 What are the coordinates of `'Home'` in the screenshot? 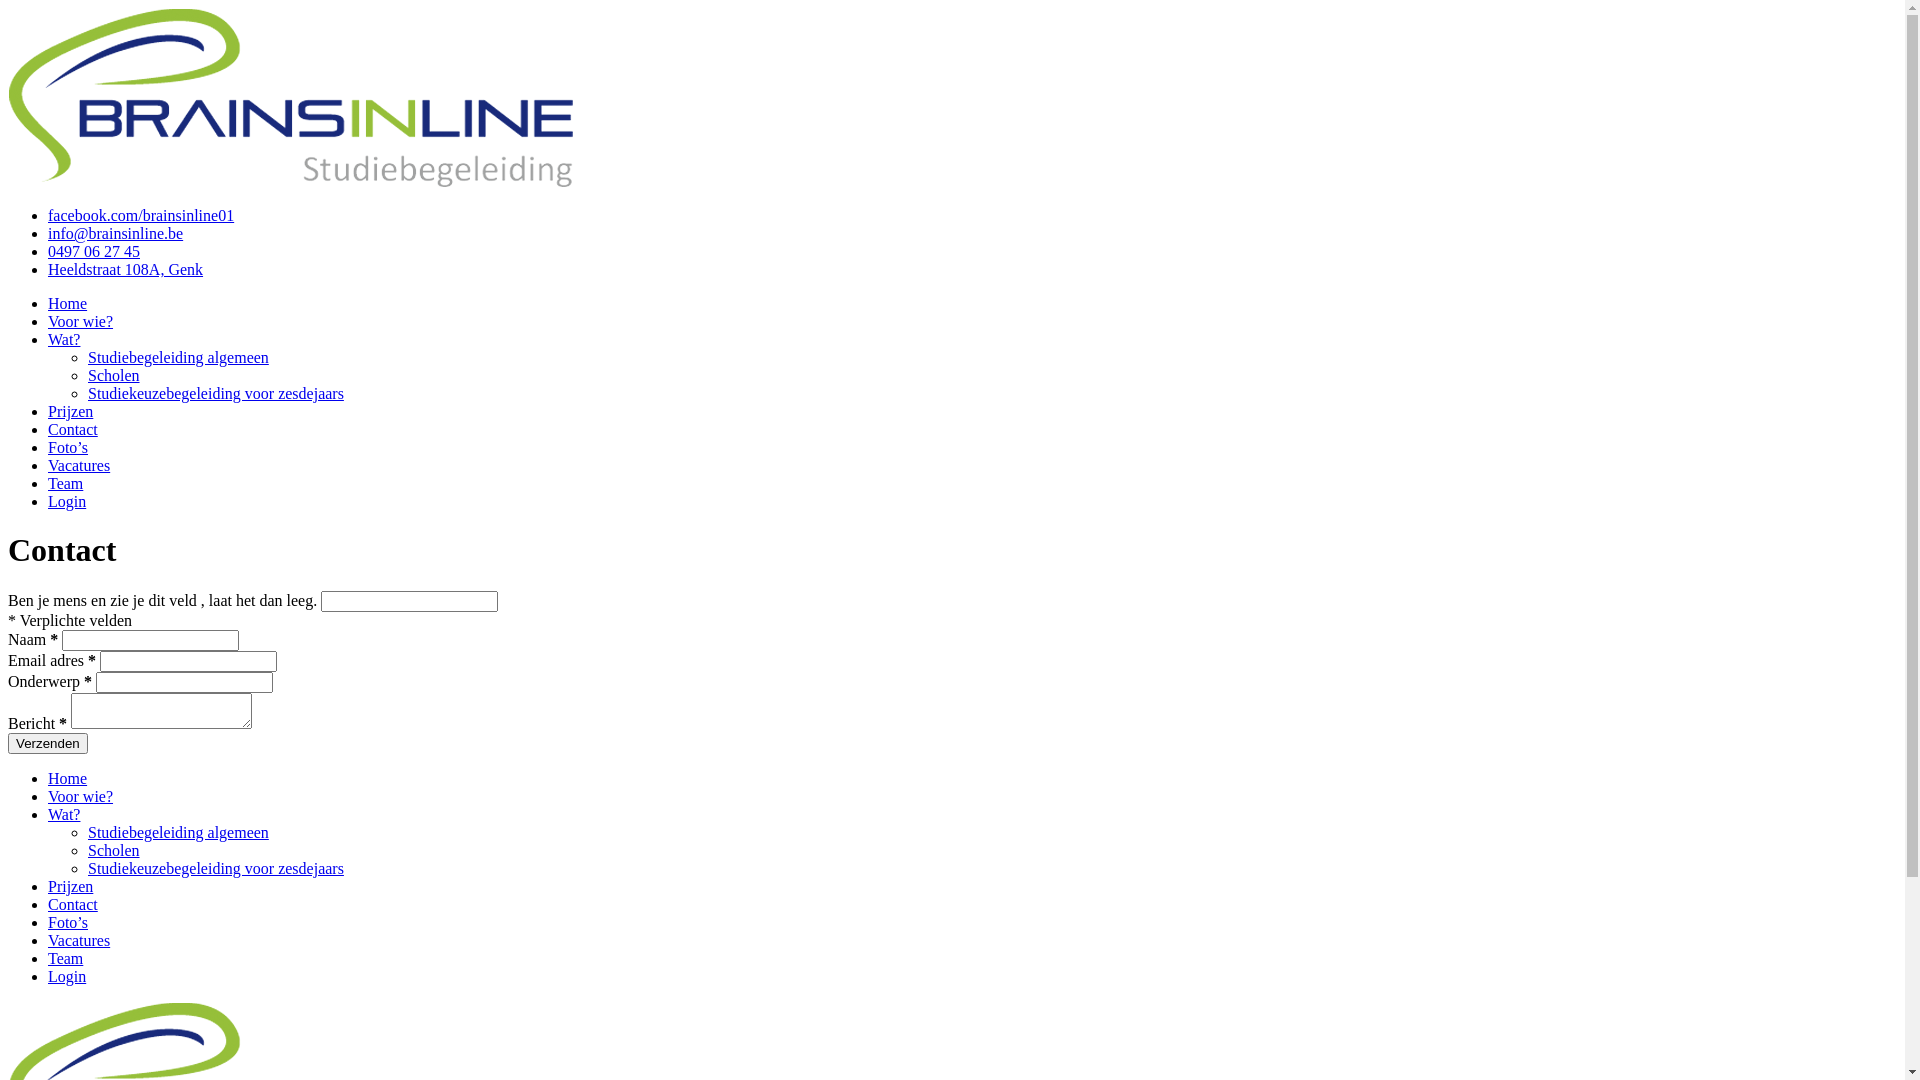 It's located at (48, 777).